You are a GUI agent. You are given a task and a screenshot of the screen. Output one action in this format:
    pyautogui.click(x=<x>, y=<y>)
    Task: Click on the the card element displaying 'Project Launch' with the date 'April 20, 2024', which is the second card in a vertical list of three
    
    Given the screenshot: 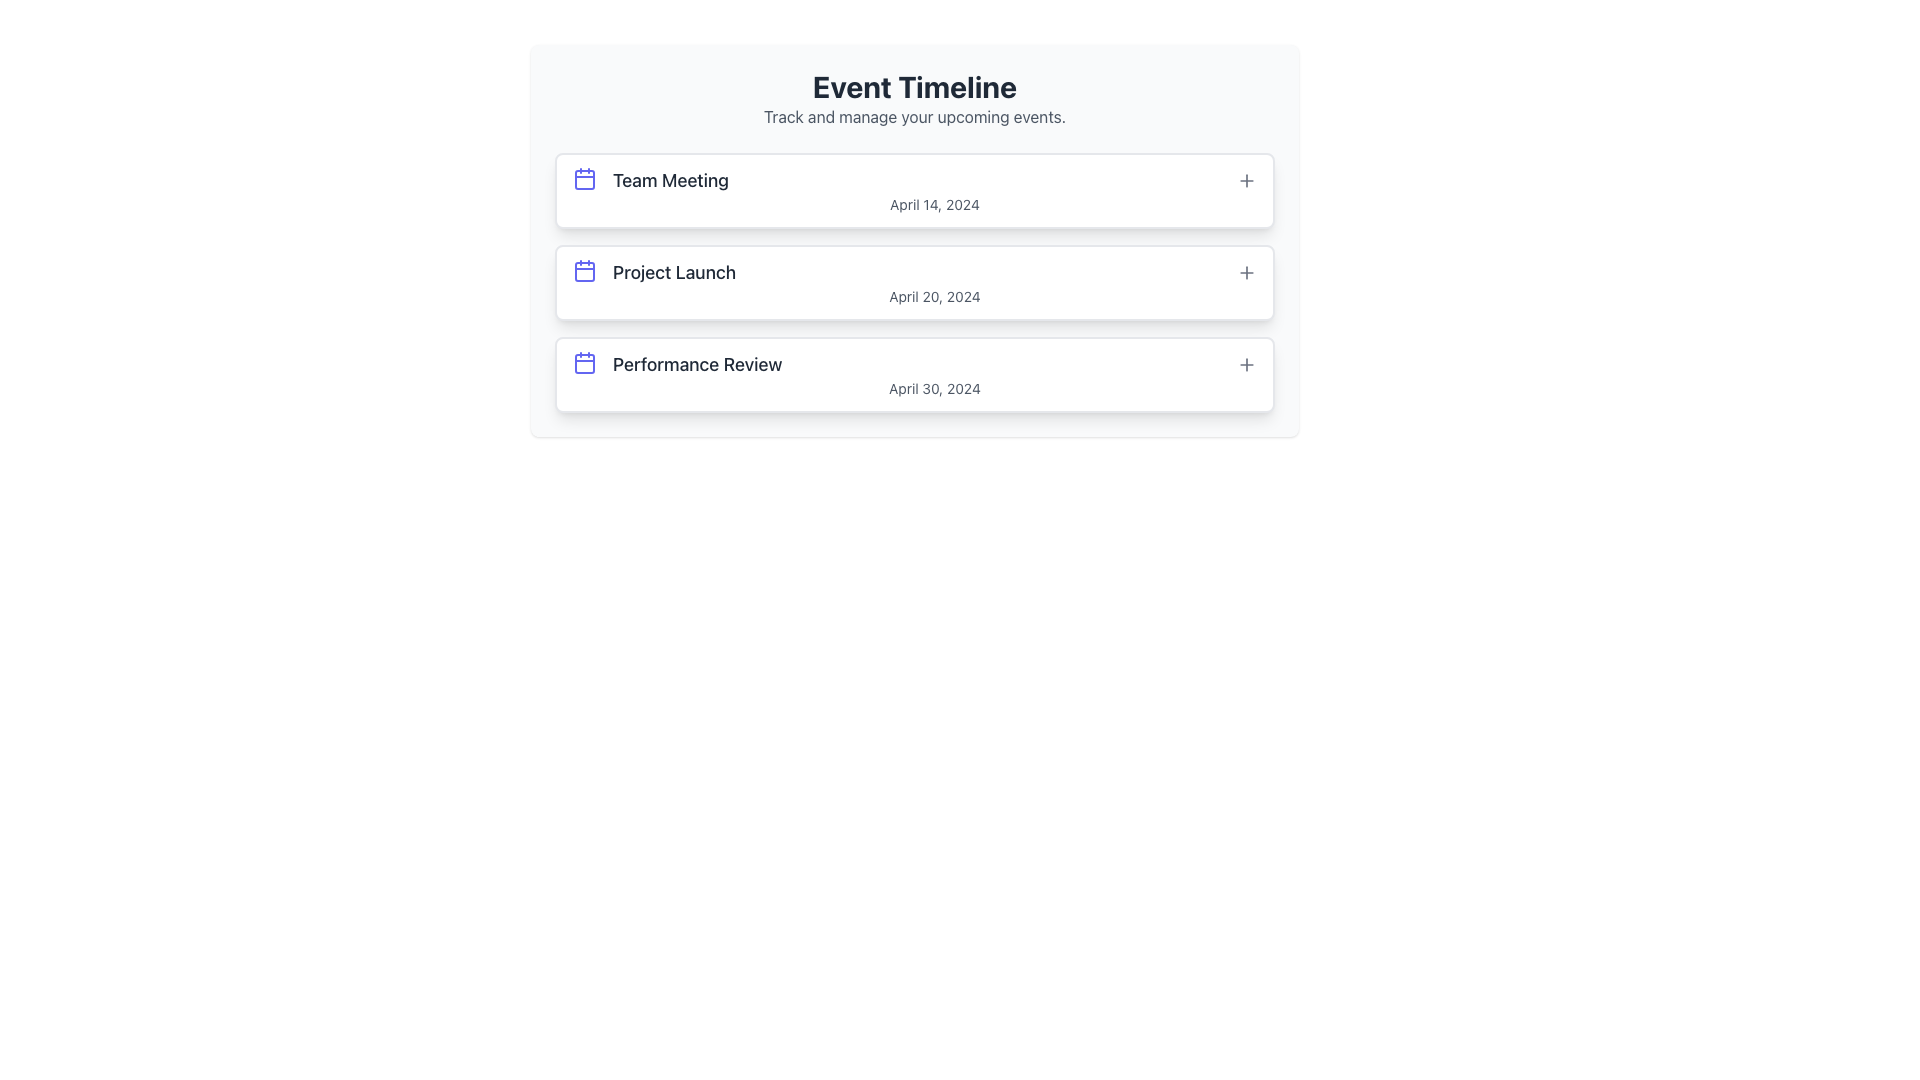 What is the action you would take?
    pyautogui.click(x=914, y=239)
    